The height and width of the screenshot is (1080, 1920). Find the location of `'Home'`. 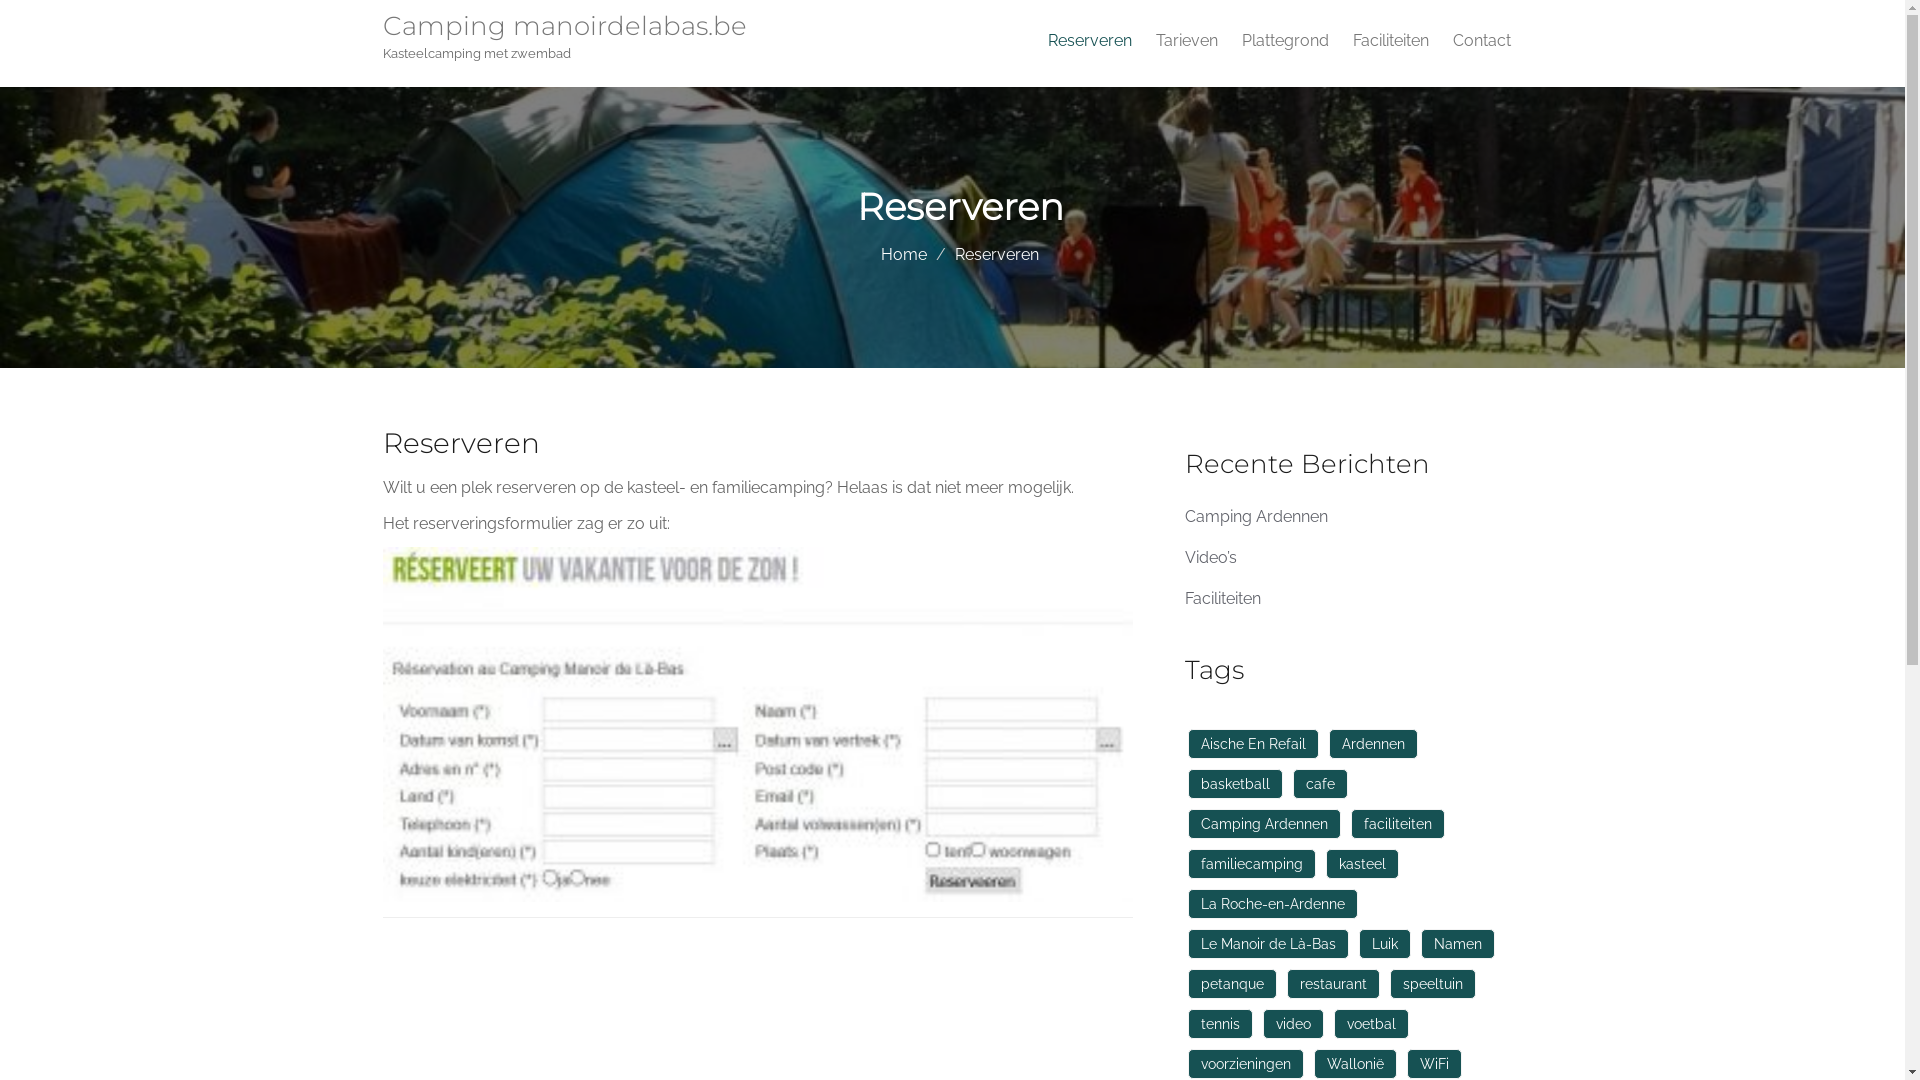

'Home' is located at coordinates (902, 253).